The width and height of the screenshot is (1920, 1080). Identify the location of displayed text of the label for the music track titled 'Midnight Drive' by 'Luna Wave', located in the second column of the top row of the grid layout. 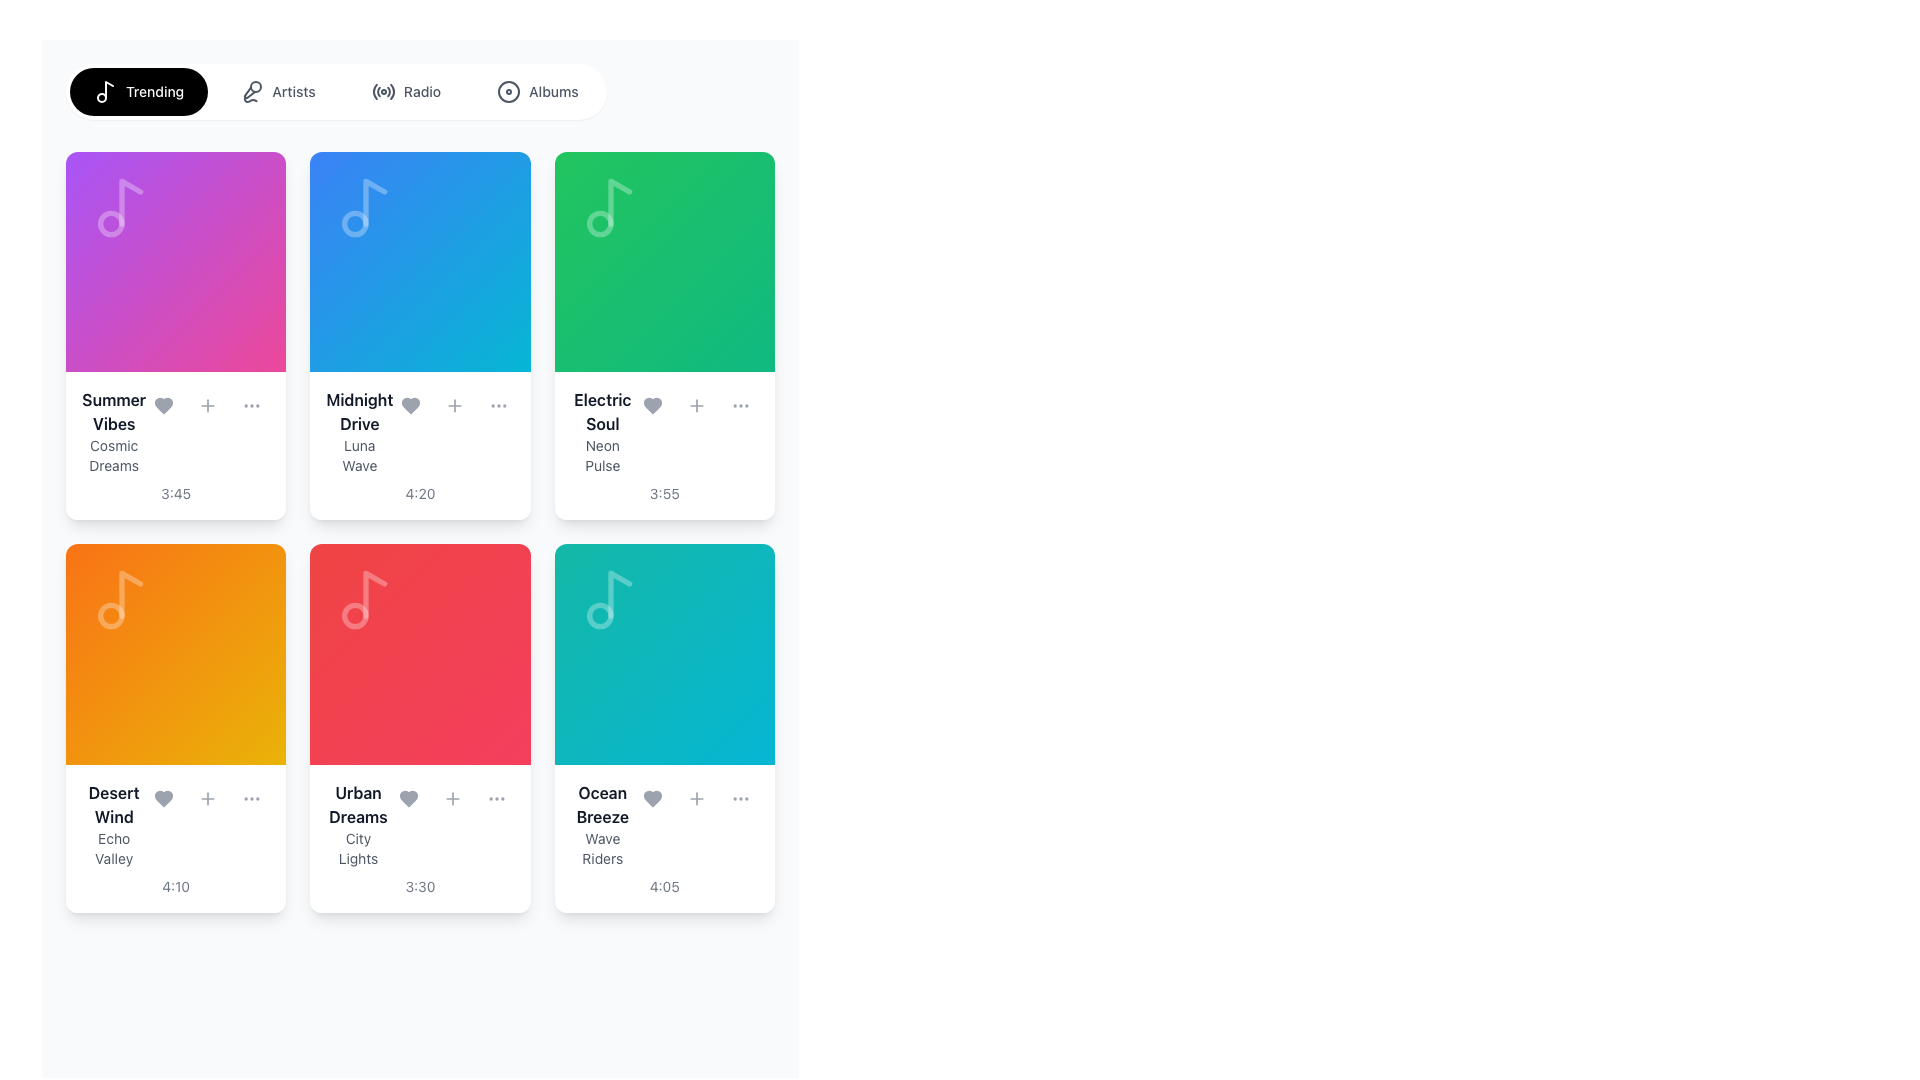
(359, 431).